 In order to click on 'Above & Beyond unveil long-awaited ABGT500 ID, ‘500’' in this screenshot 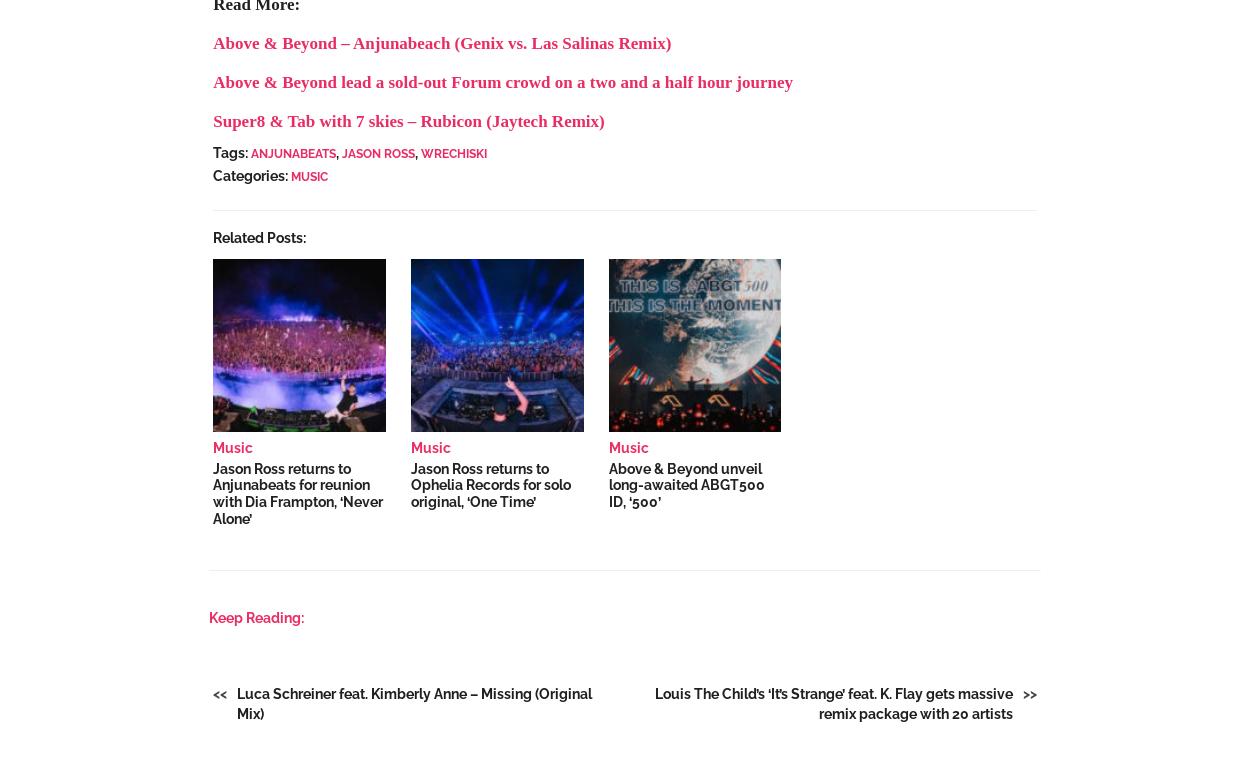, I will do `click(686, 484)`.